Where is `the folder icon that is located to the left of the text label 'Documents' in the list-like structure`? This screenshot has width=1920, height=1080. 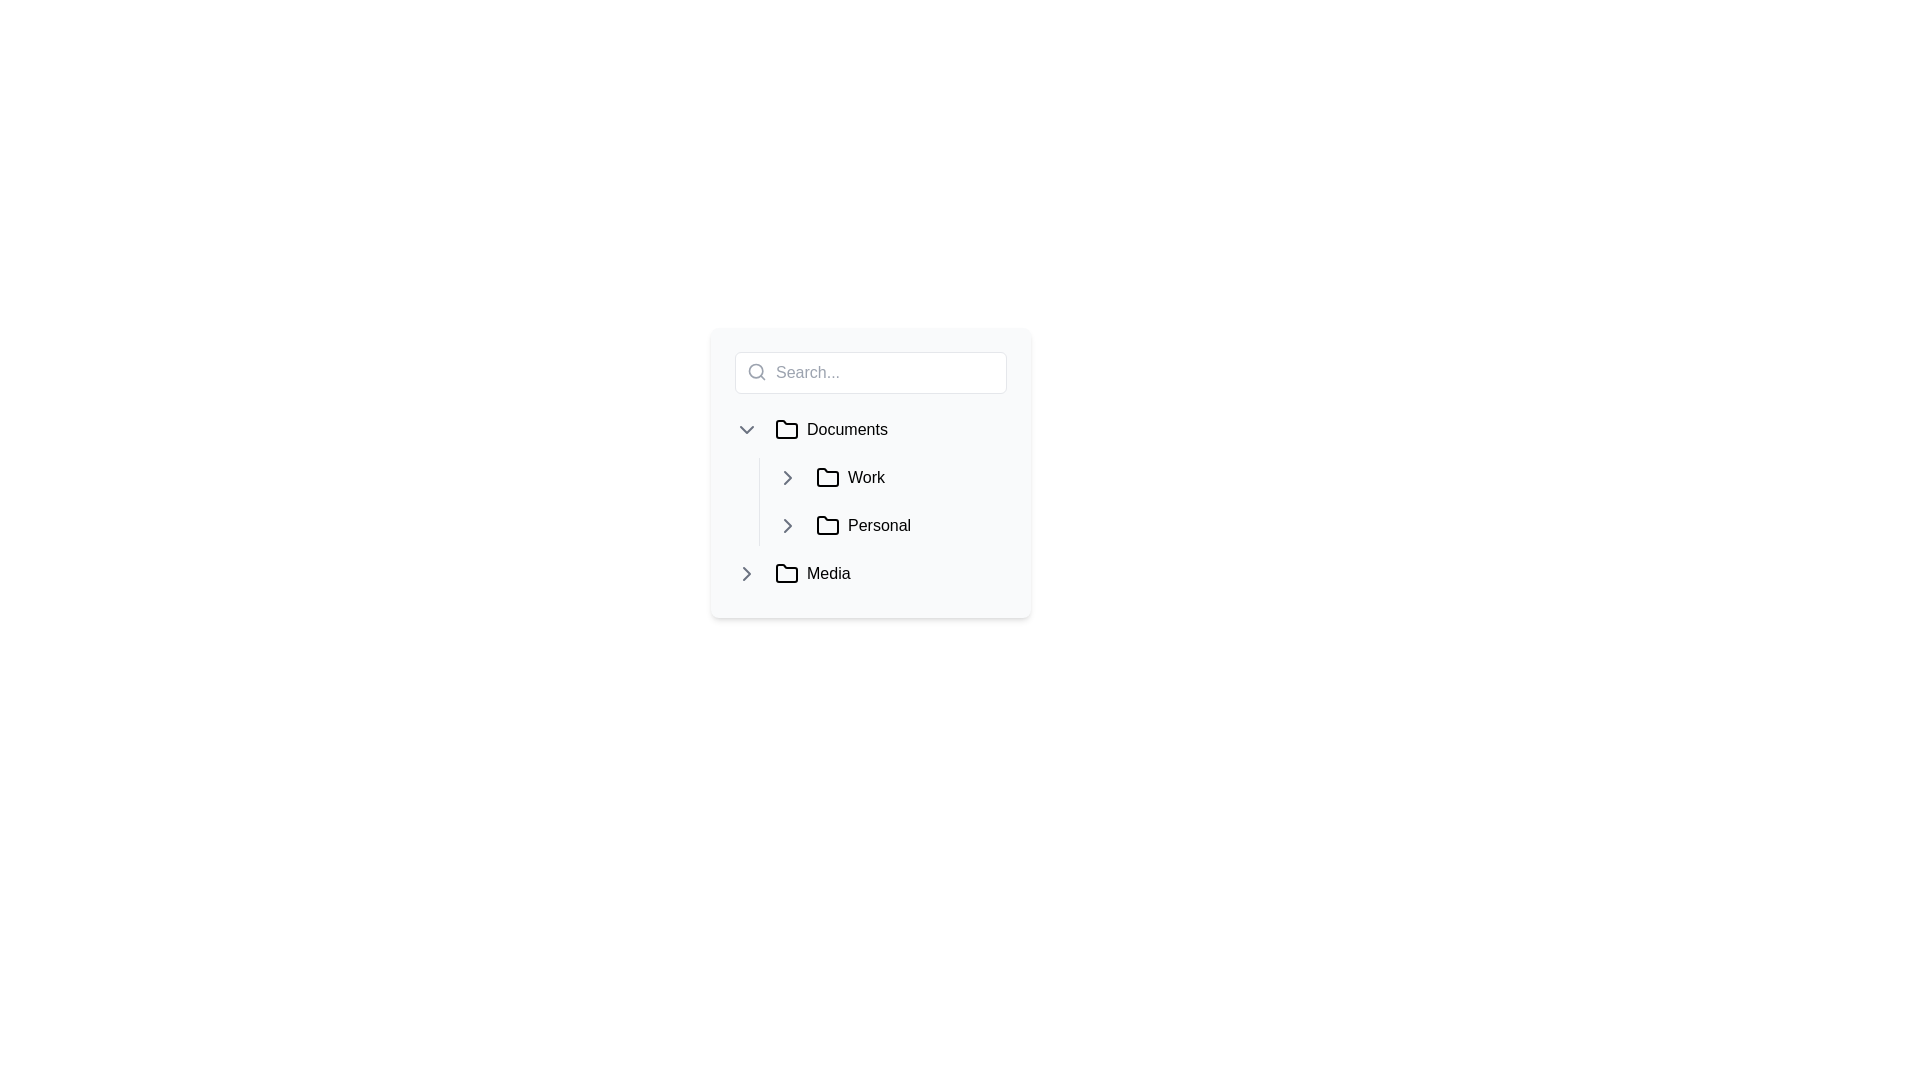 the folder icon that is located to the left of the text label 'Documents' in the list-like structure is located at coordinates (786, 428).